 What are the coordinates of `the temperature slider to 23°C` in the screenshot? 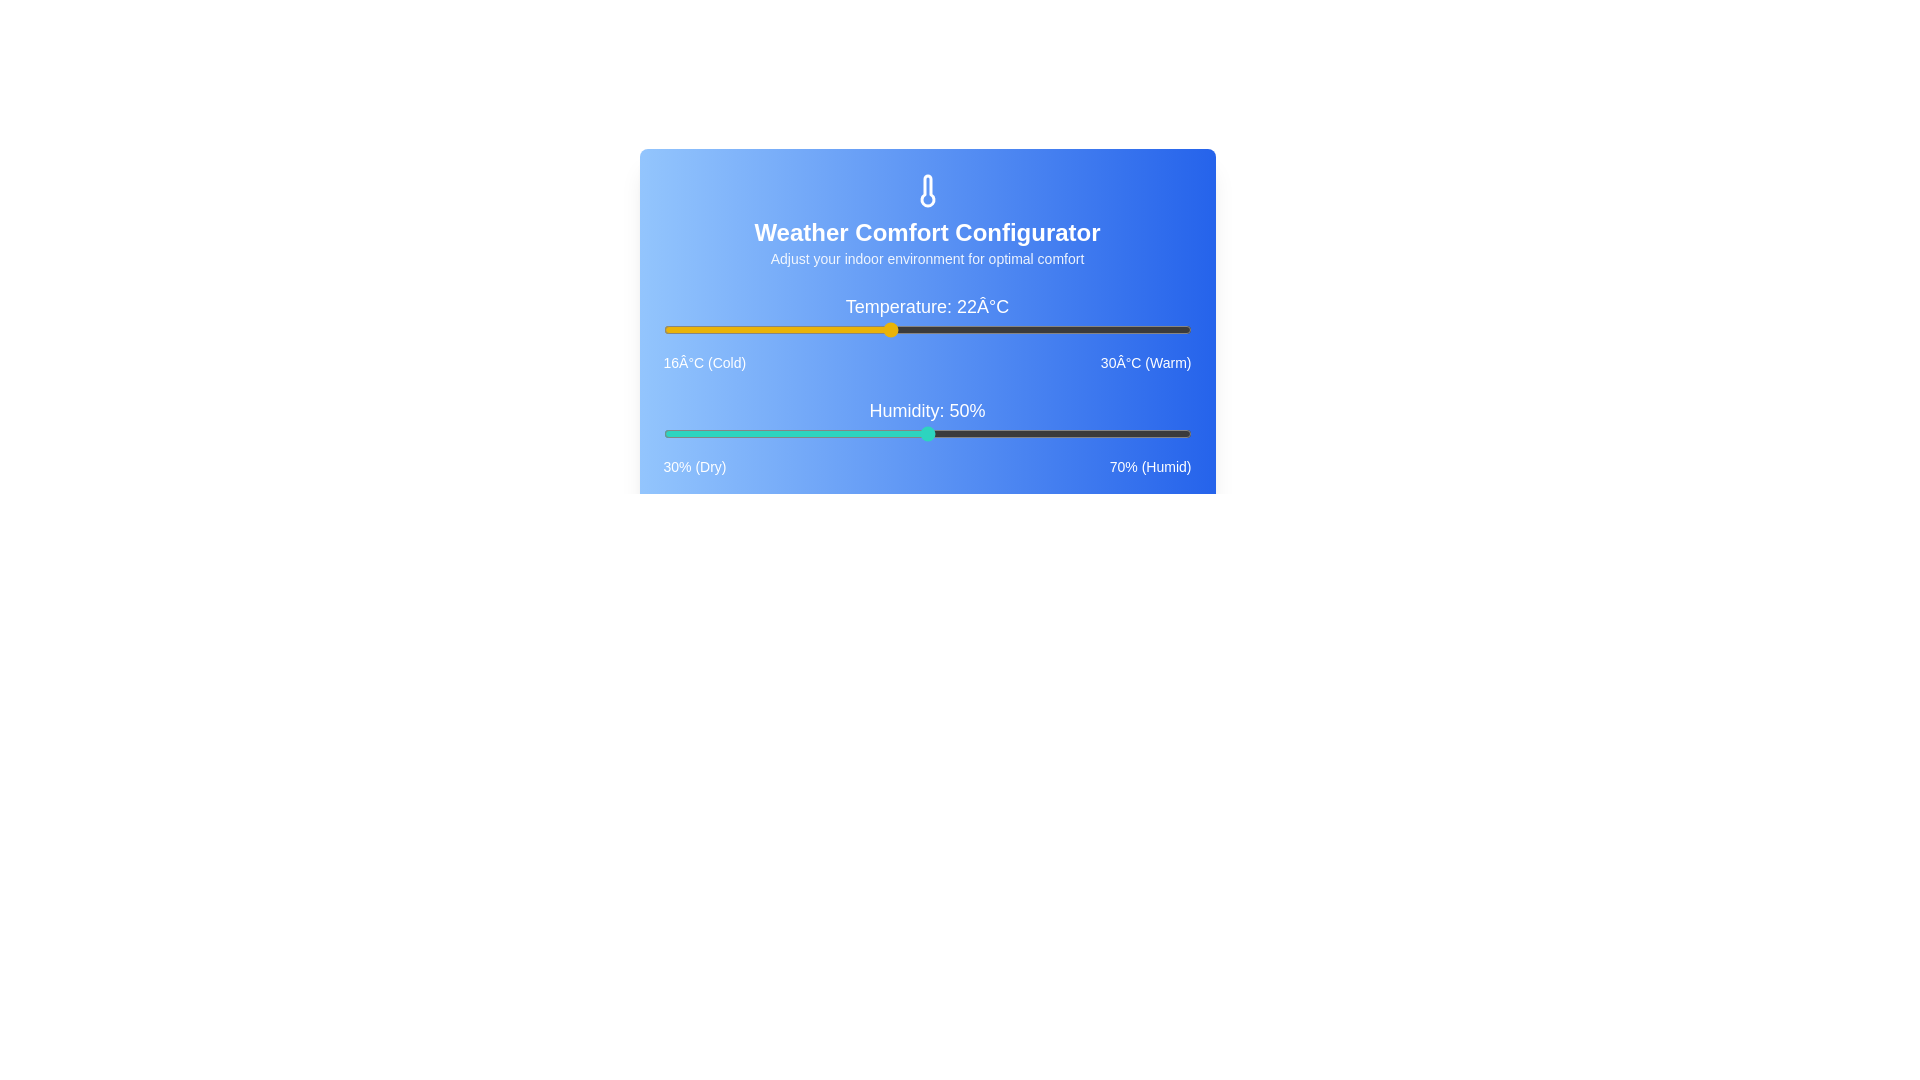 It's located at (926, 329).